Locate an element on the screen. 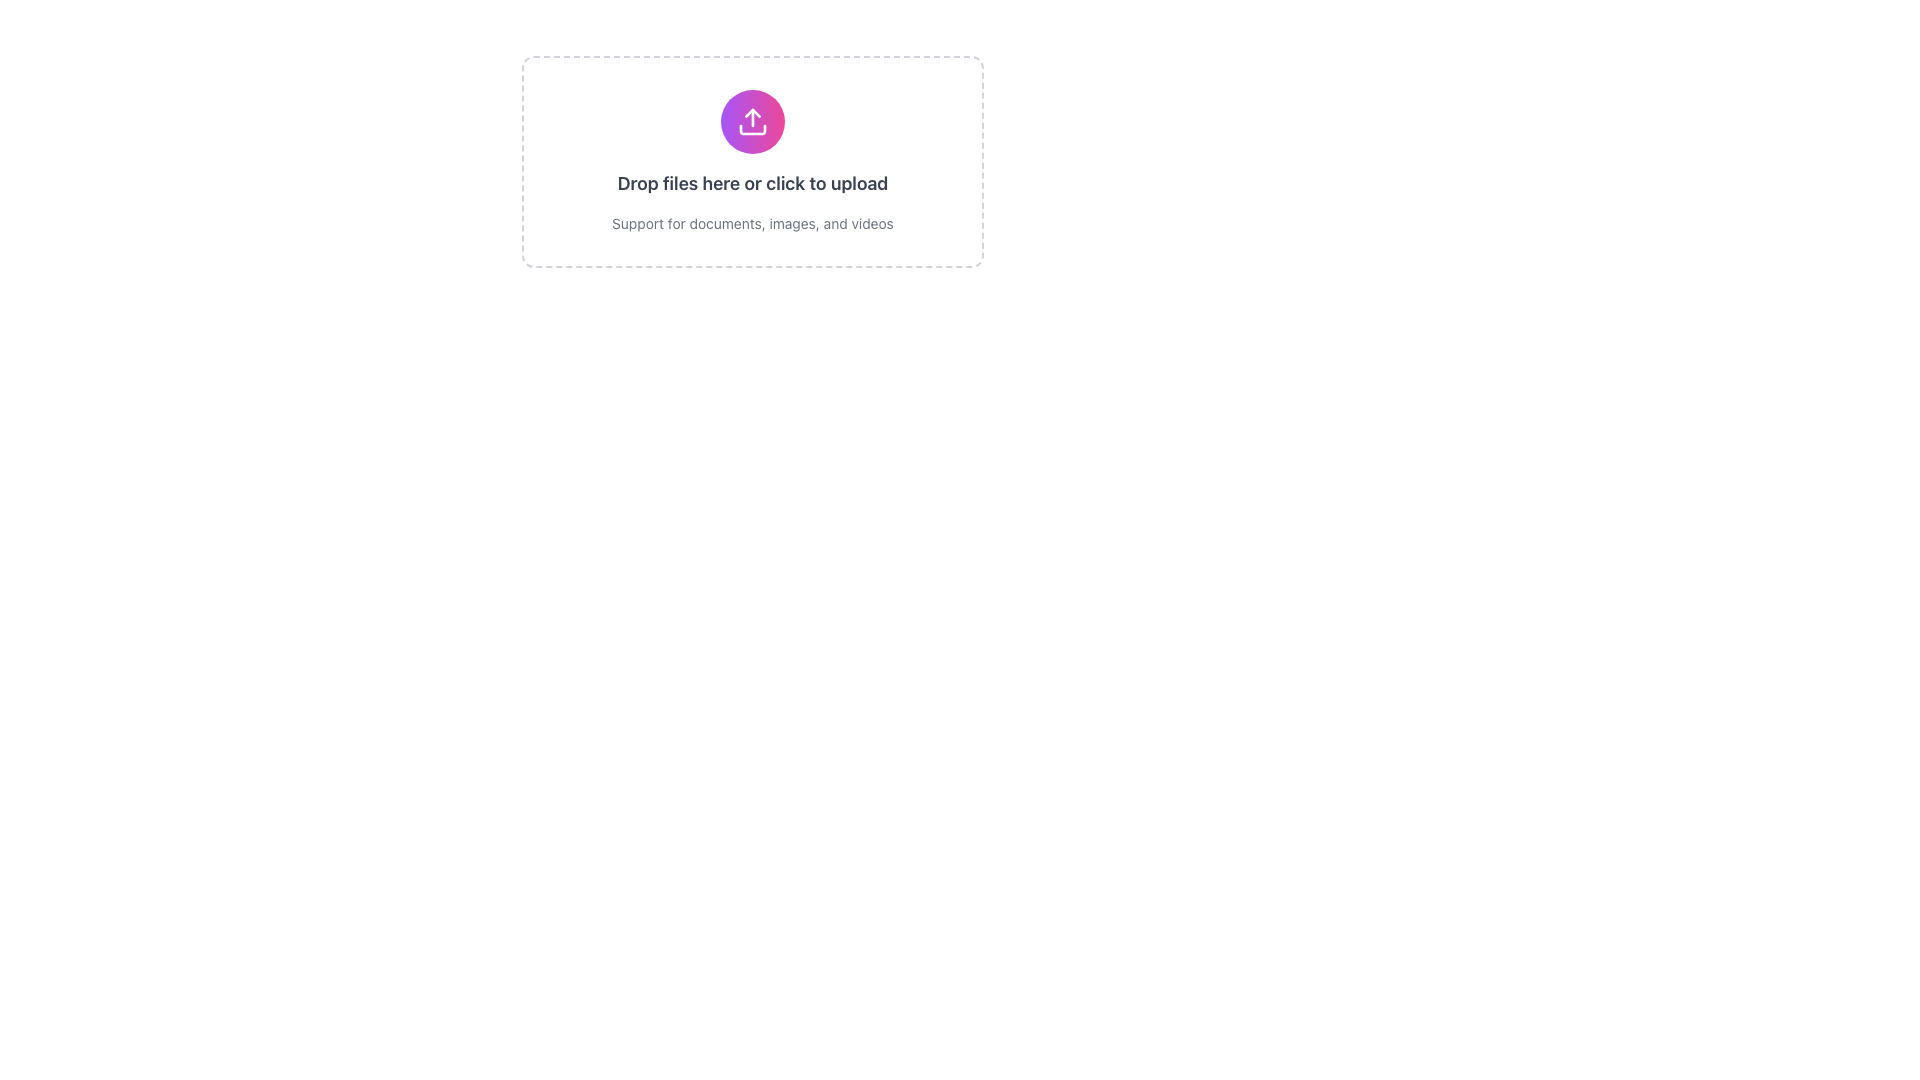 The height and width of the screenshot is (1080, 1920). and drop files into the interactive file upload area, which is a prominent rectangular component with dashed borders and rounded corners, containing a circular icon and text prompting users is located at coordinates (752, 161).